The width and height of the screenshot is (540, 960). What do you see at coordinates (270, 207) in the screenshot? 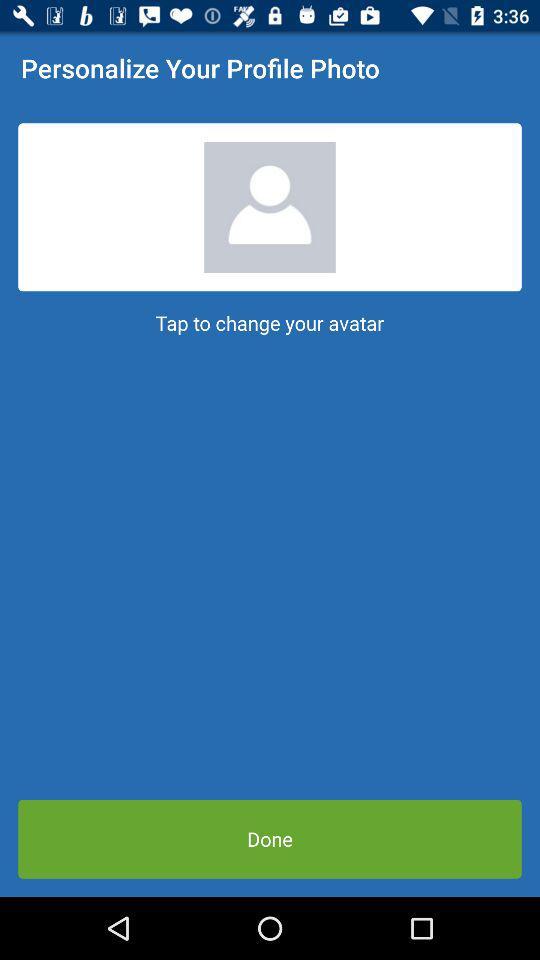
I see `a profile picture` at bounding box center [270, 207].